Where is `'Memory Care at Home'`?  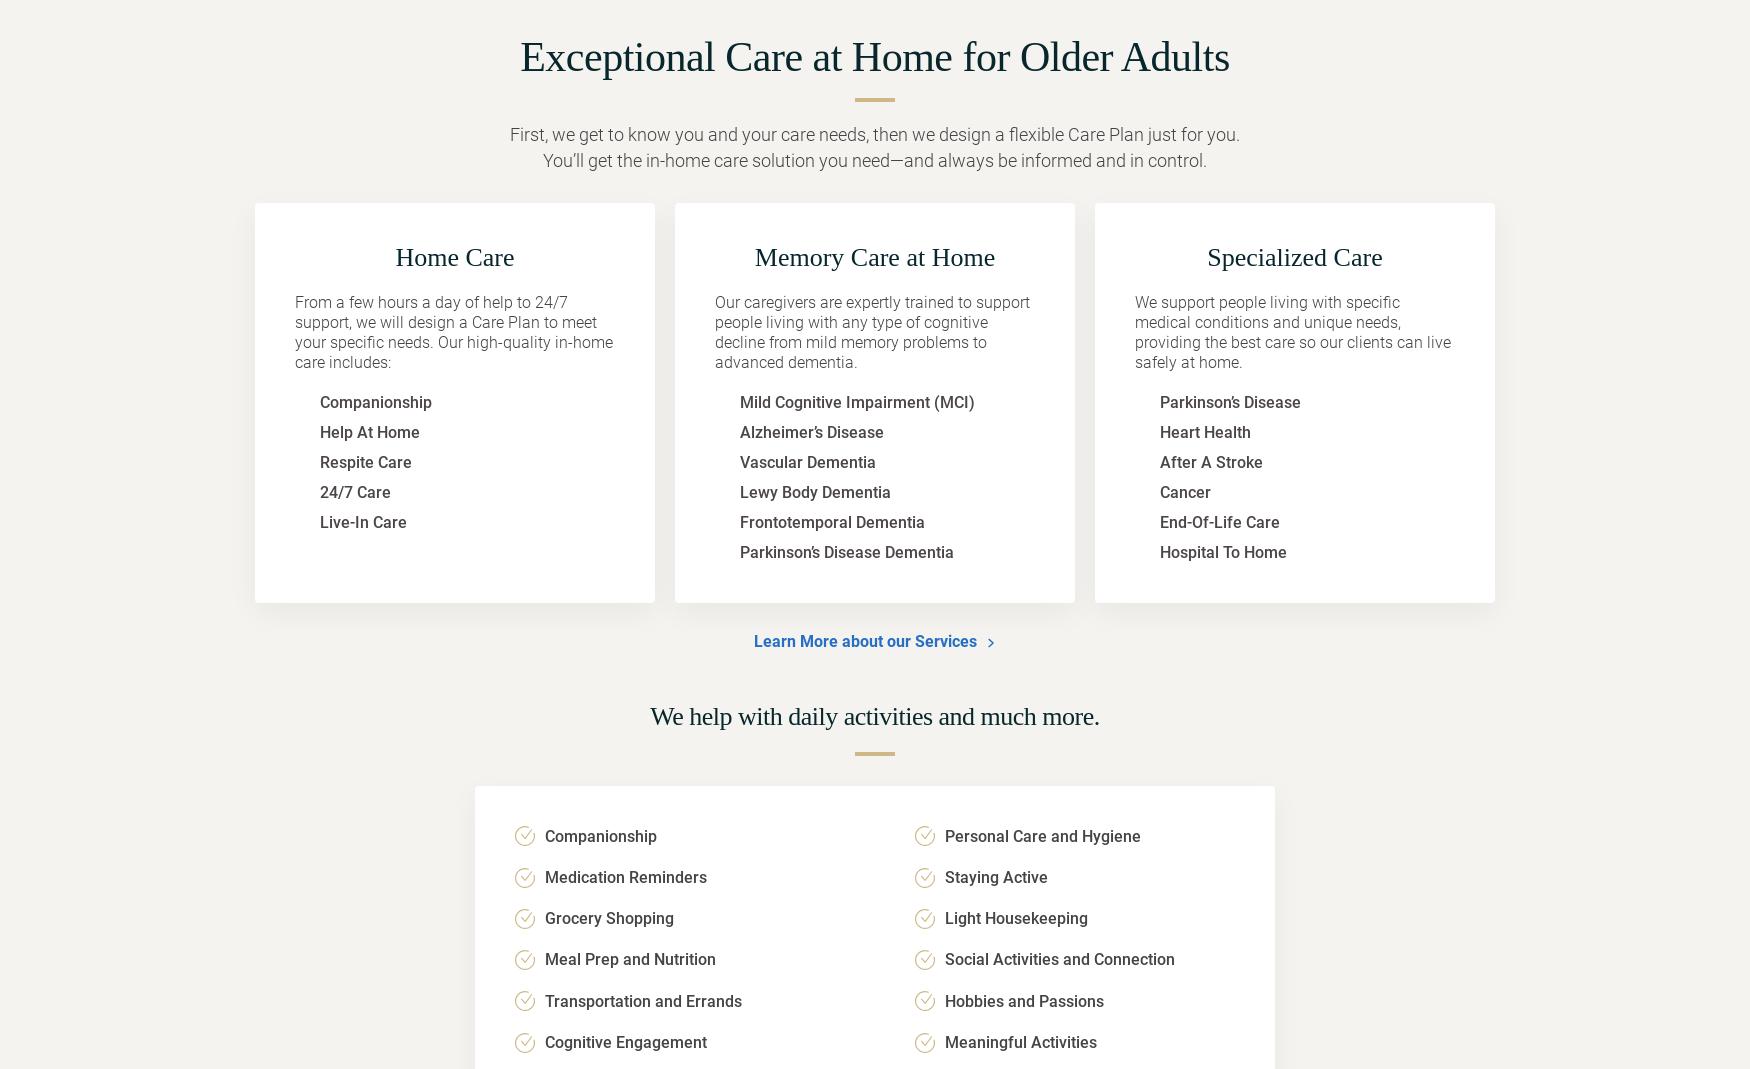
'Memory Care at Home' is located at coordinates (874, 256).